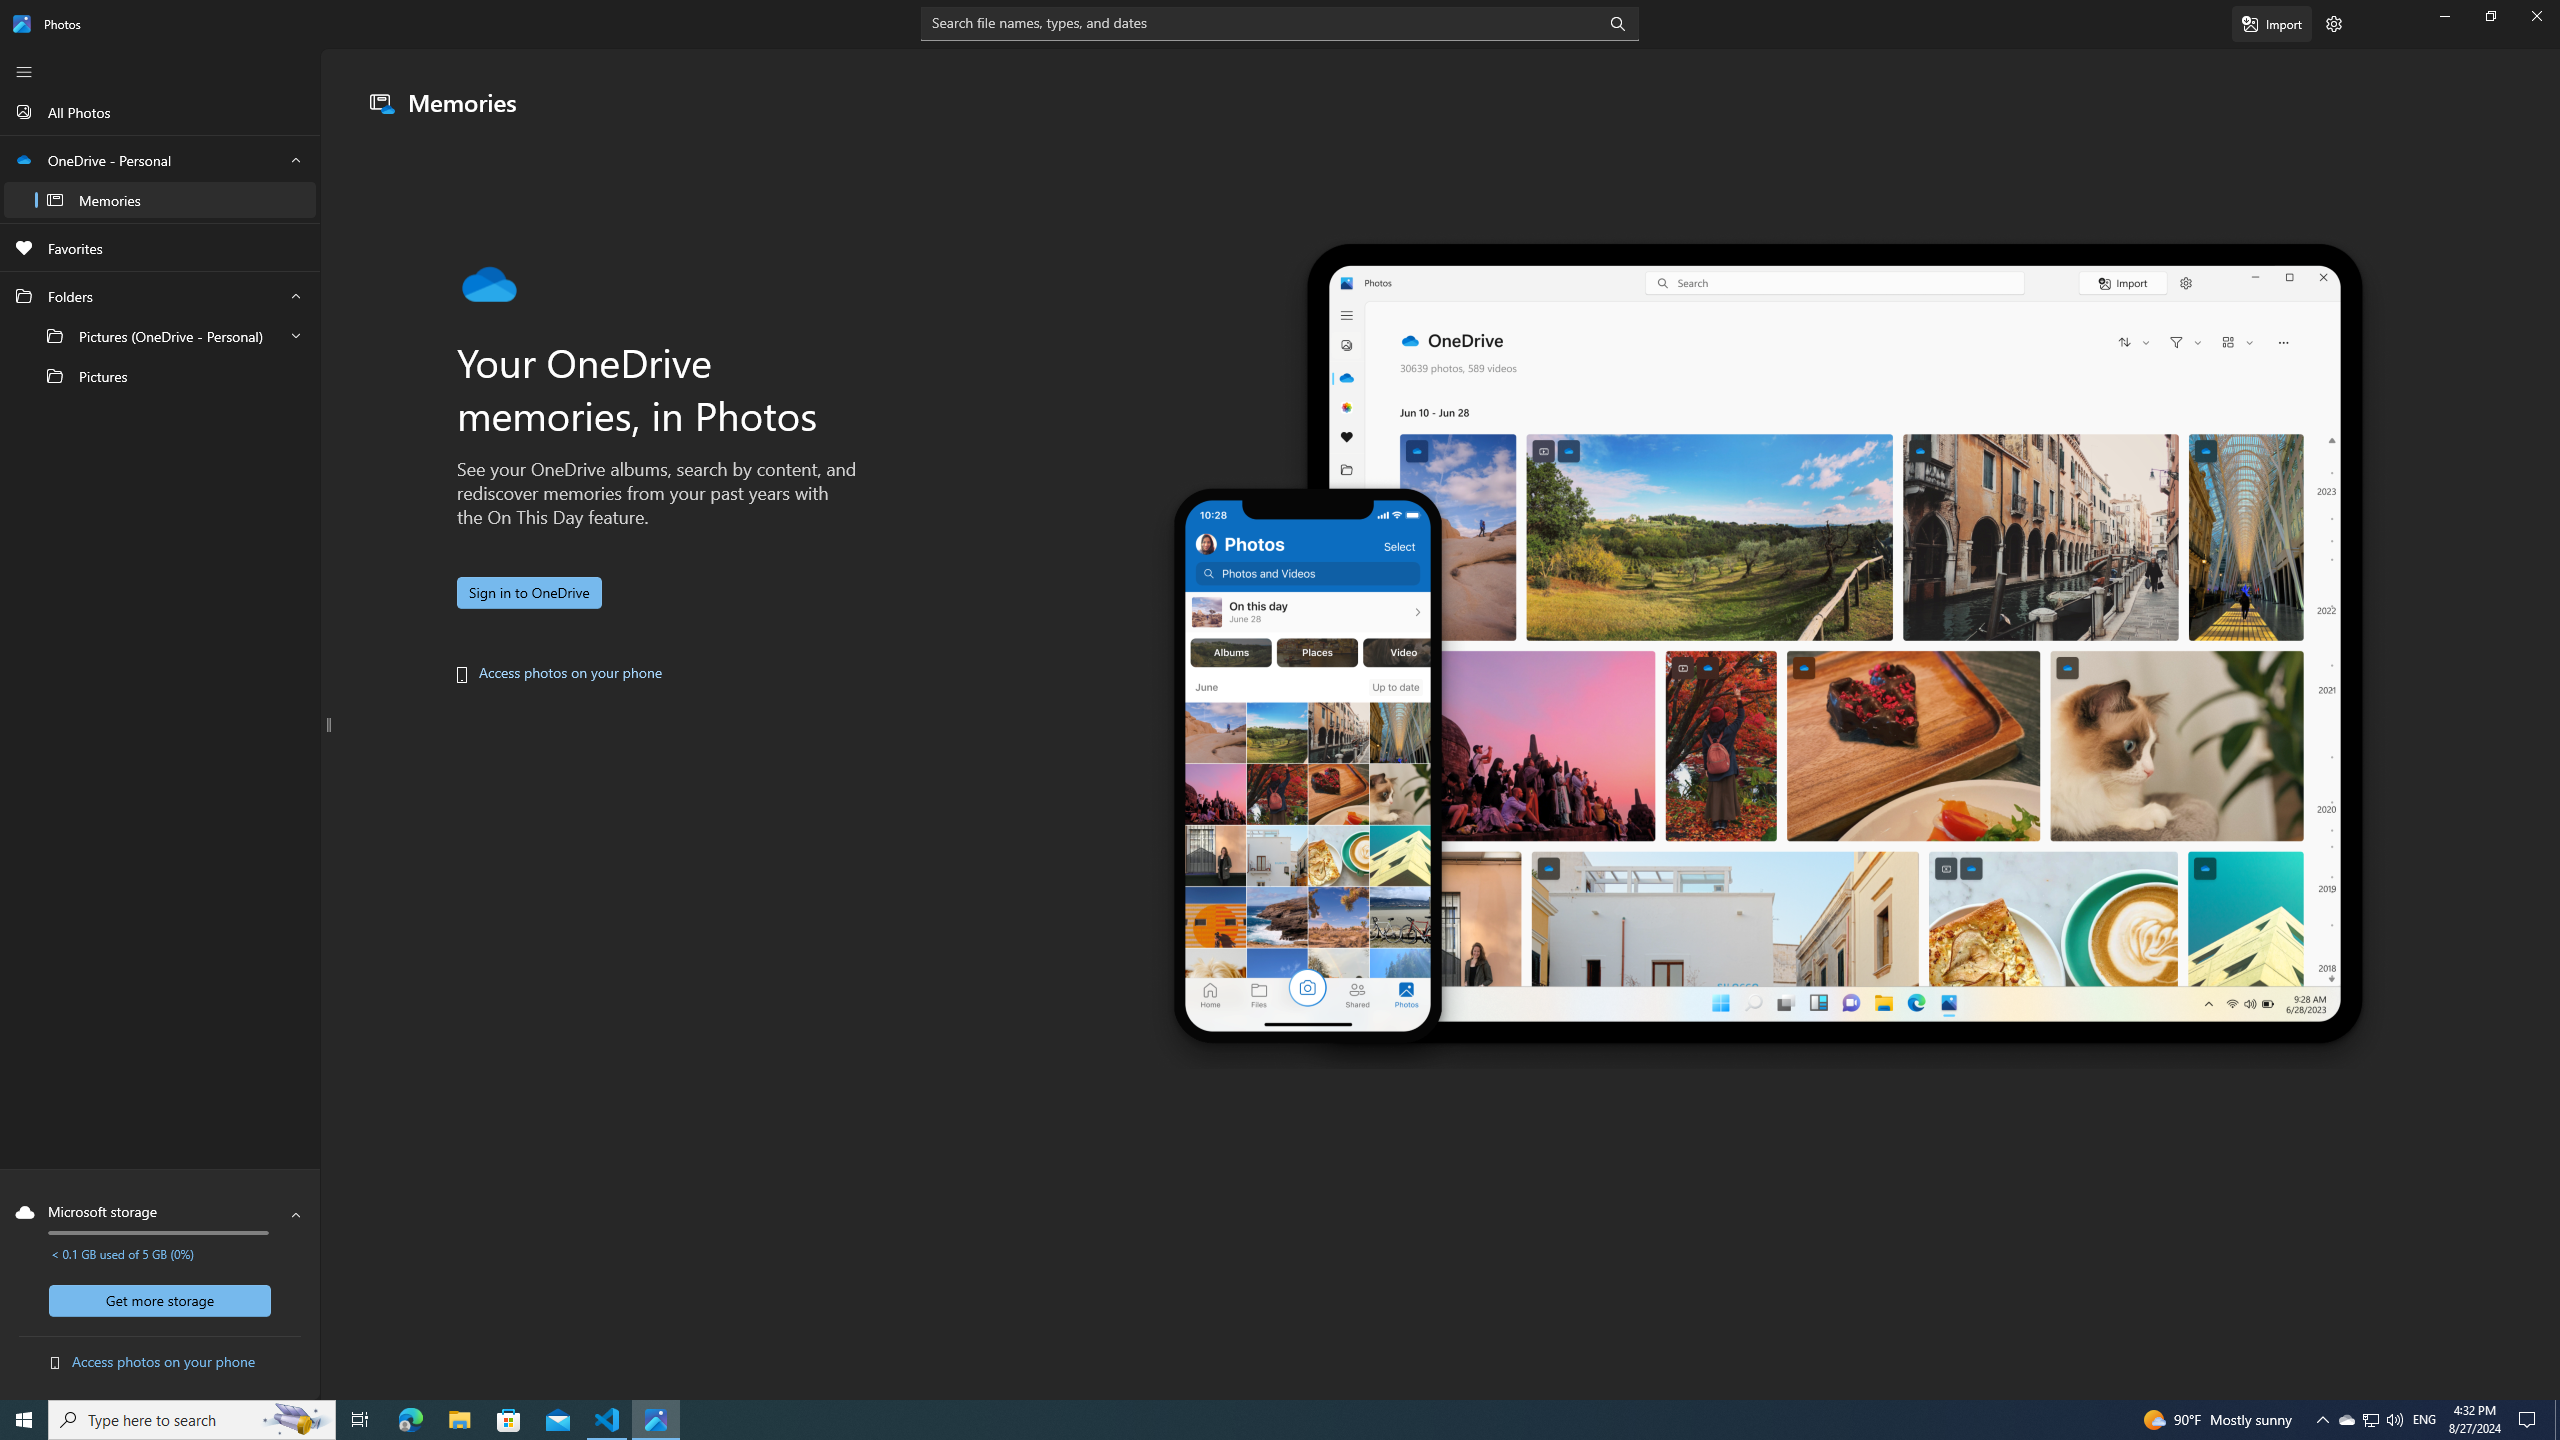 The image size is (2560, 1440). I want to click on 'Search file names, types, and dates', so click(1280, 22).